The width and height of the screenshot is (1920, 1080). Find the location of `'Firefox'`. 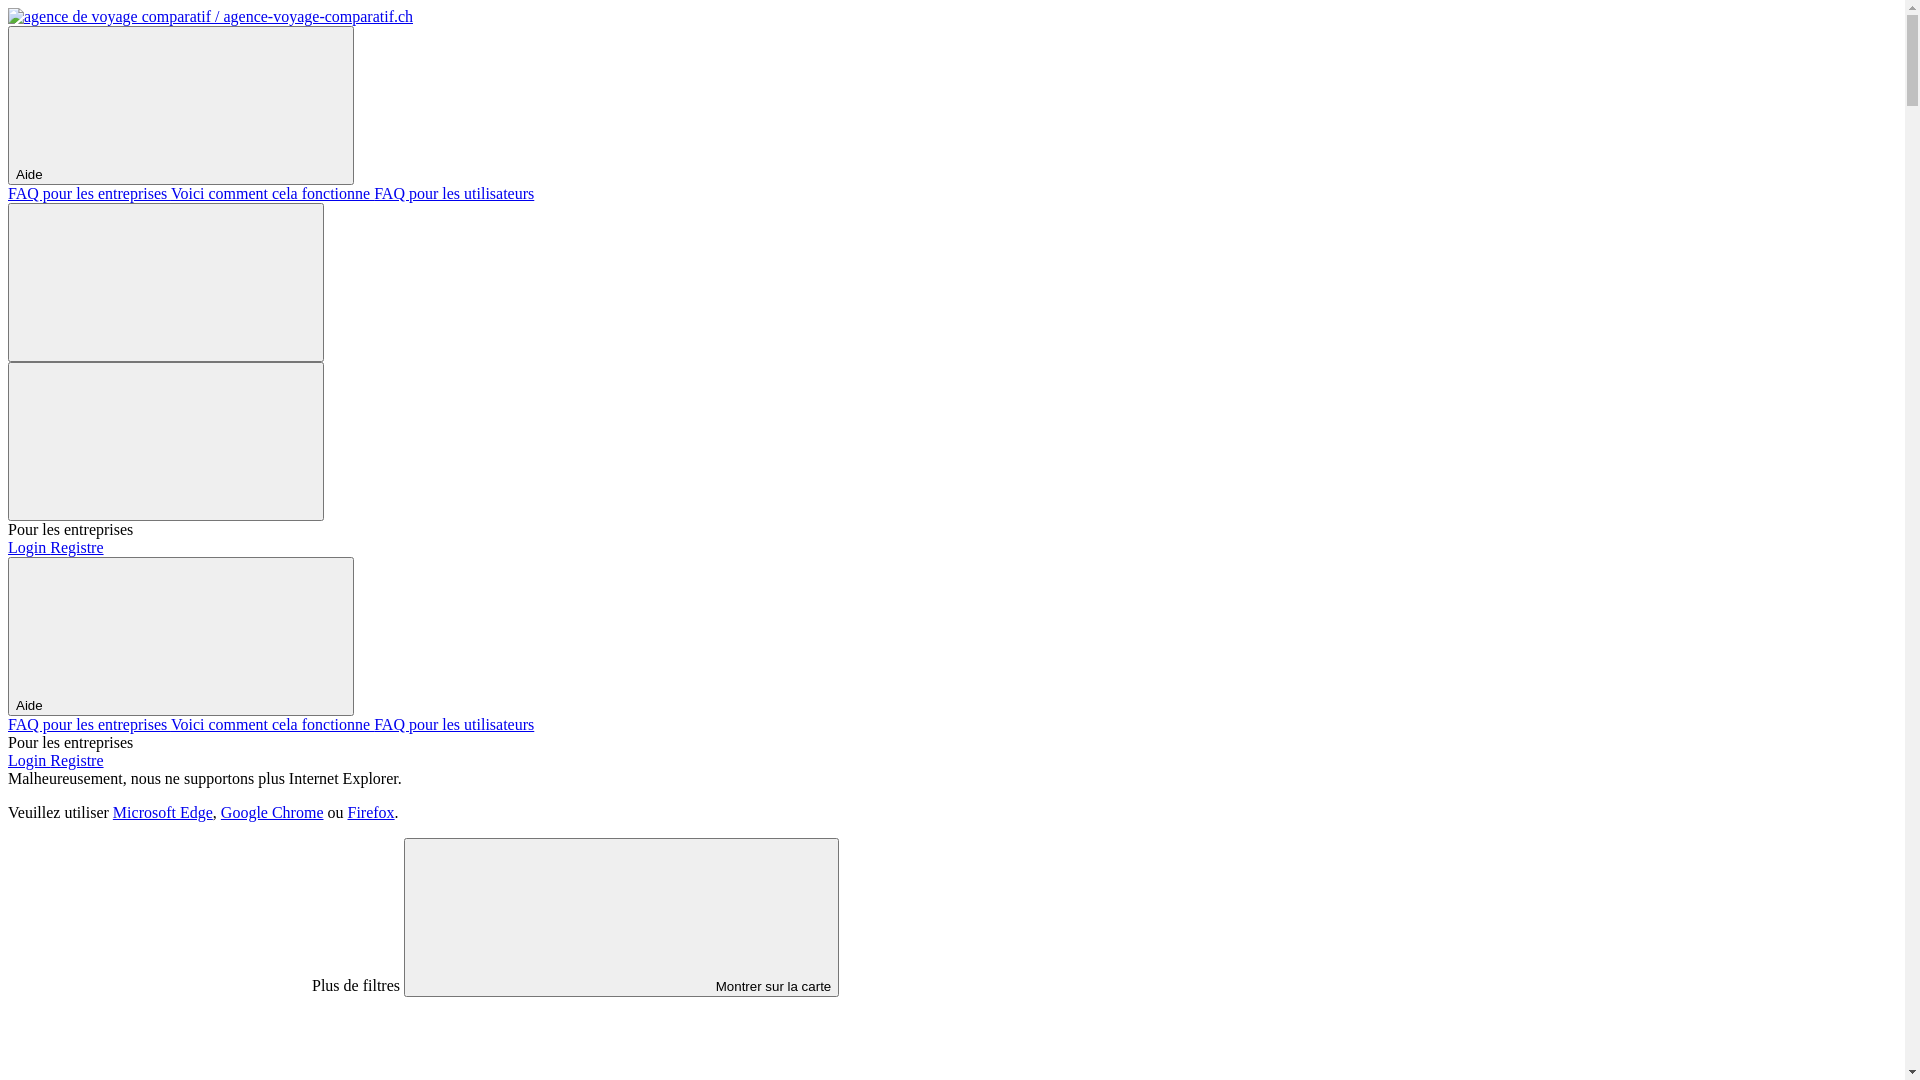

'Firefox' is located at coordinates (371, 812).